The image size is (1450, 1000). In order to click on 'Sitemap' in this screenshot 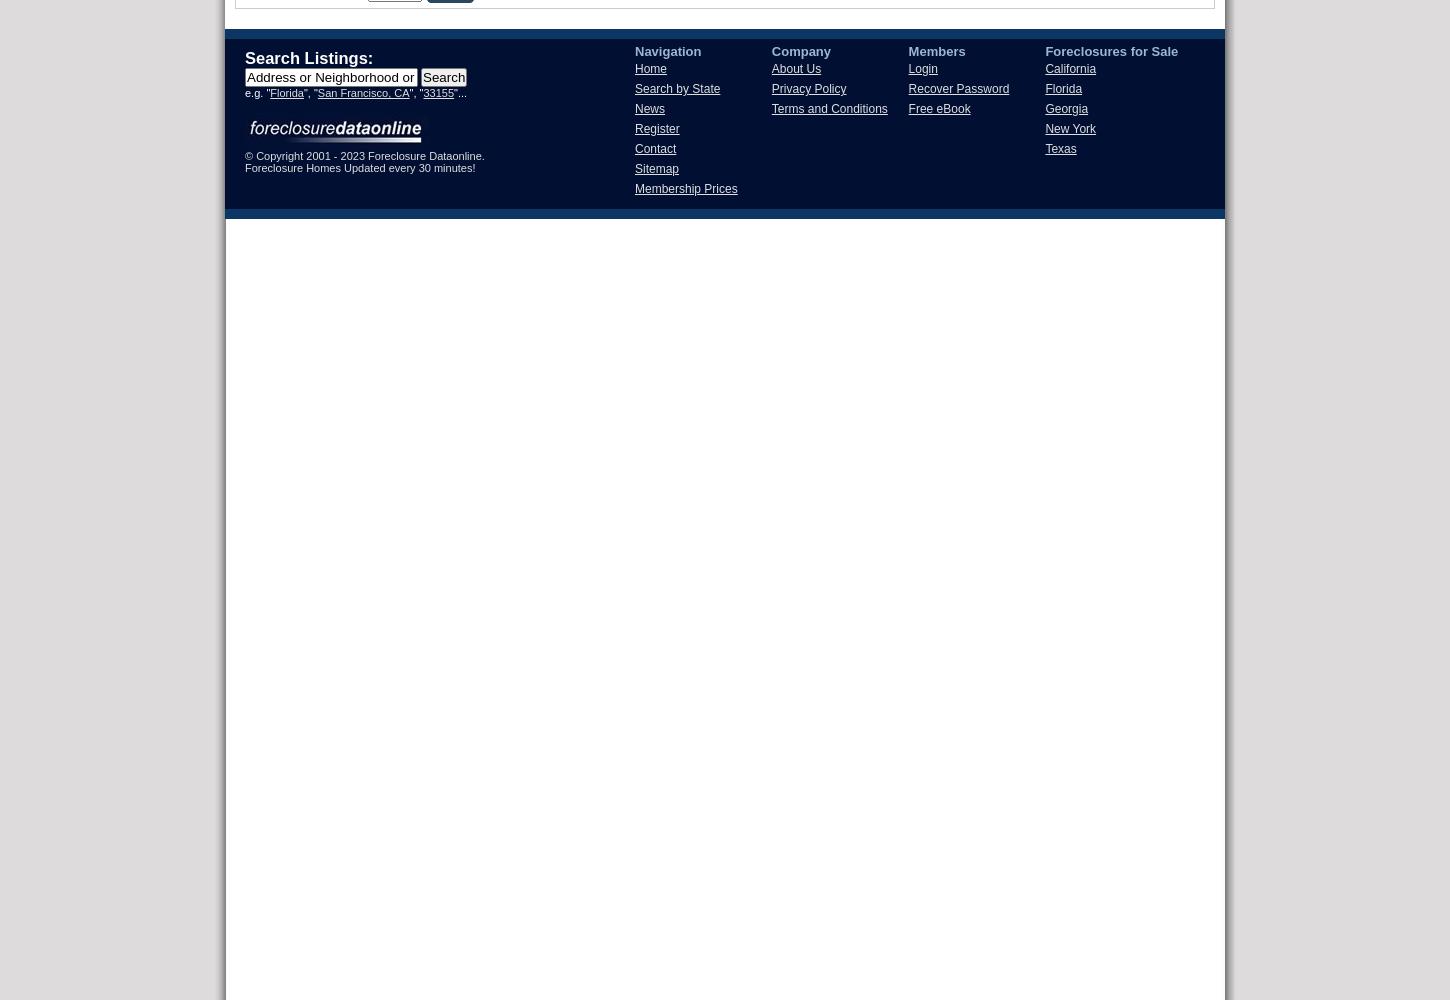, I will do `click(655, 169)`.